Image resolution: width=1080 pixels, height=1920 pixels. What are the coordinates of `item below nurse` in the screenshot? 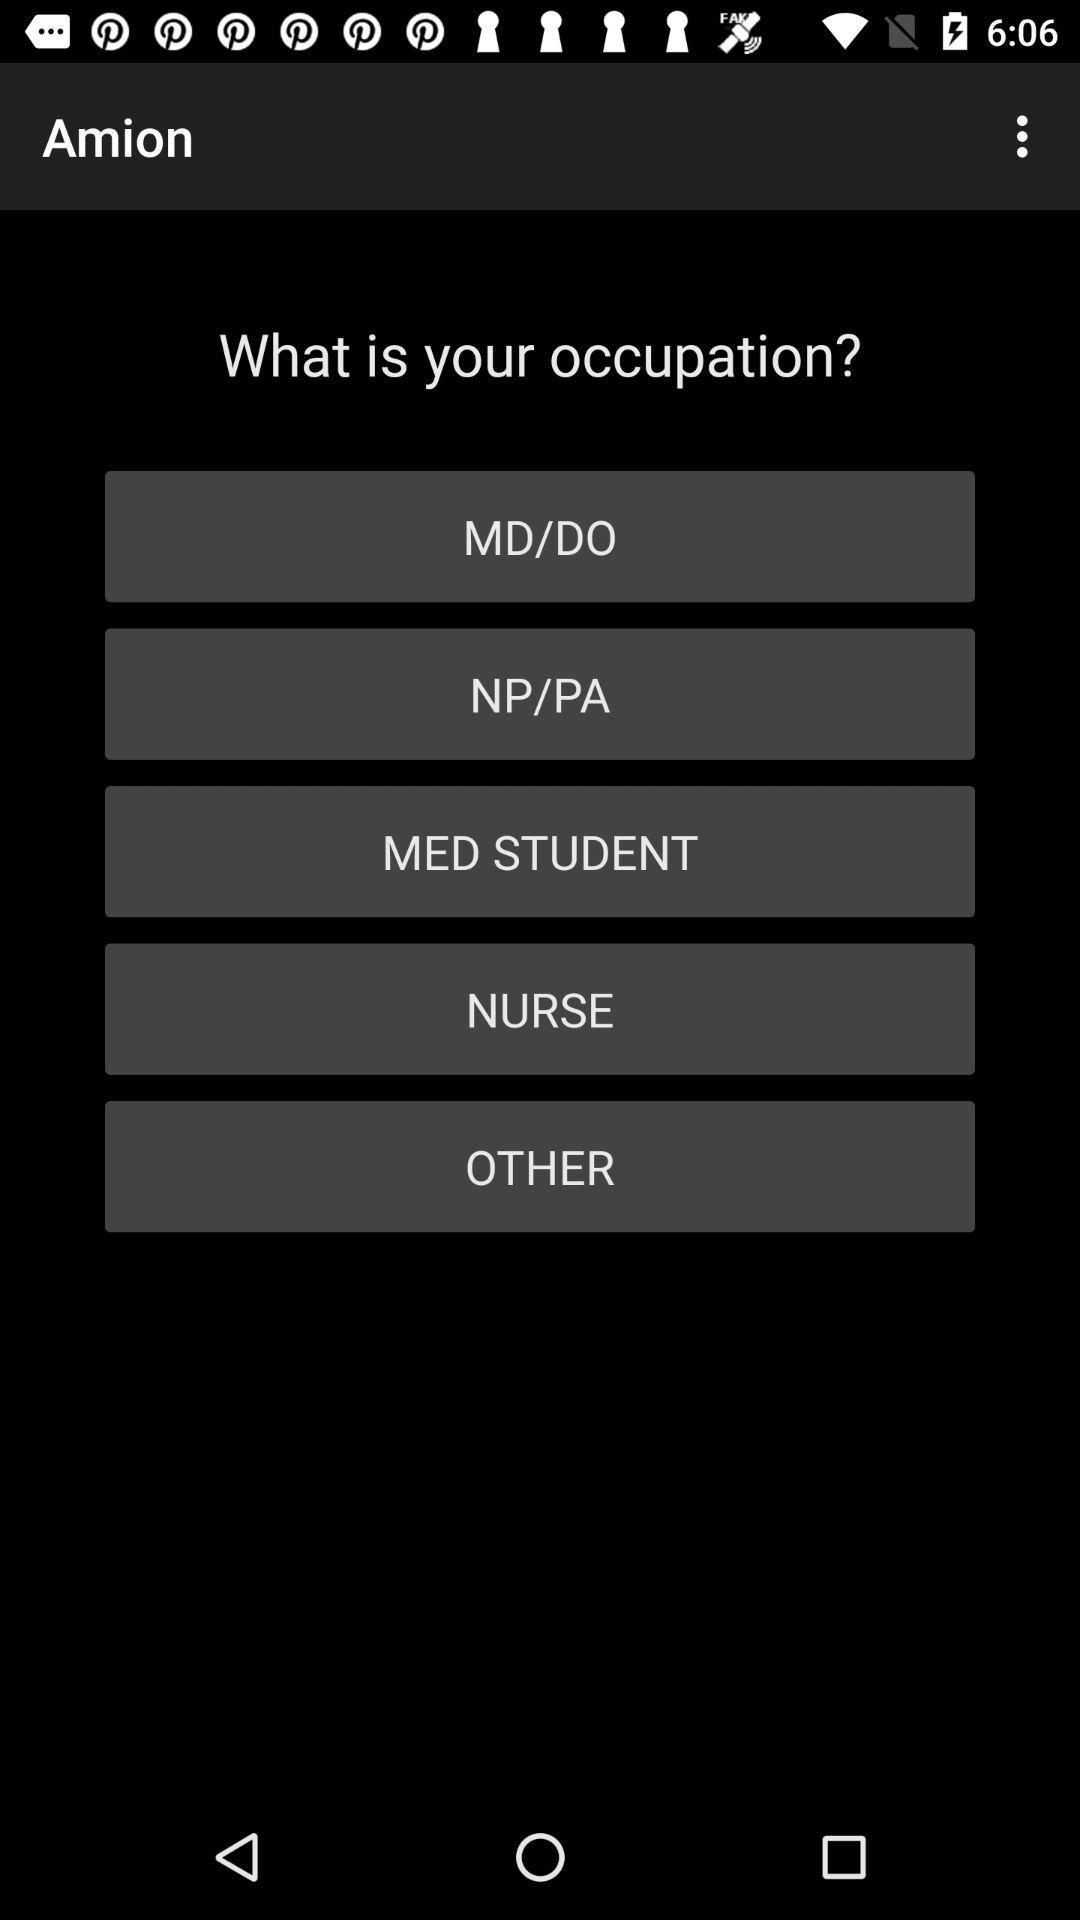 It's located at (540, 1166).